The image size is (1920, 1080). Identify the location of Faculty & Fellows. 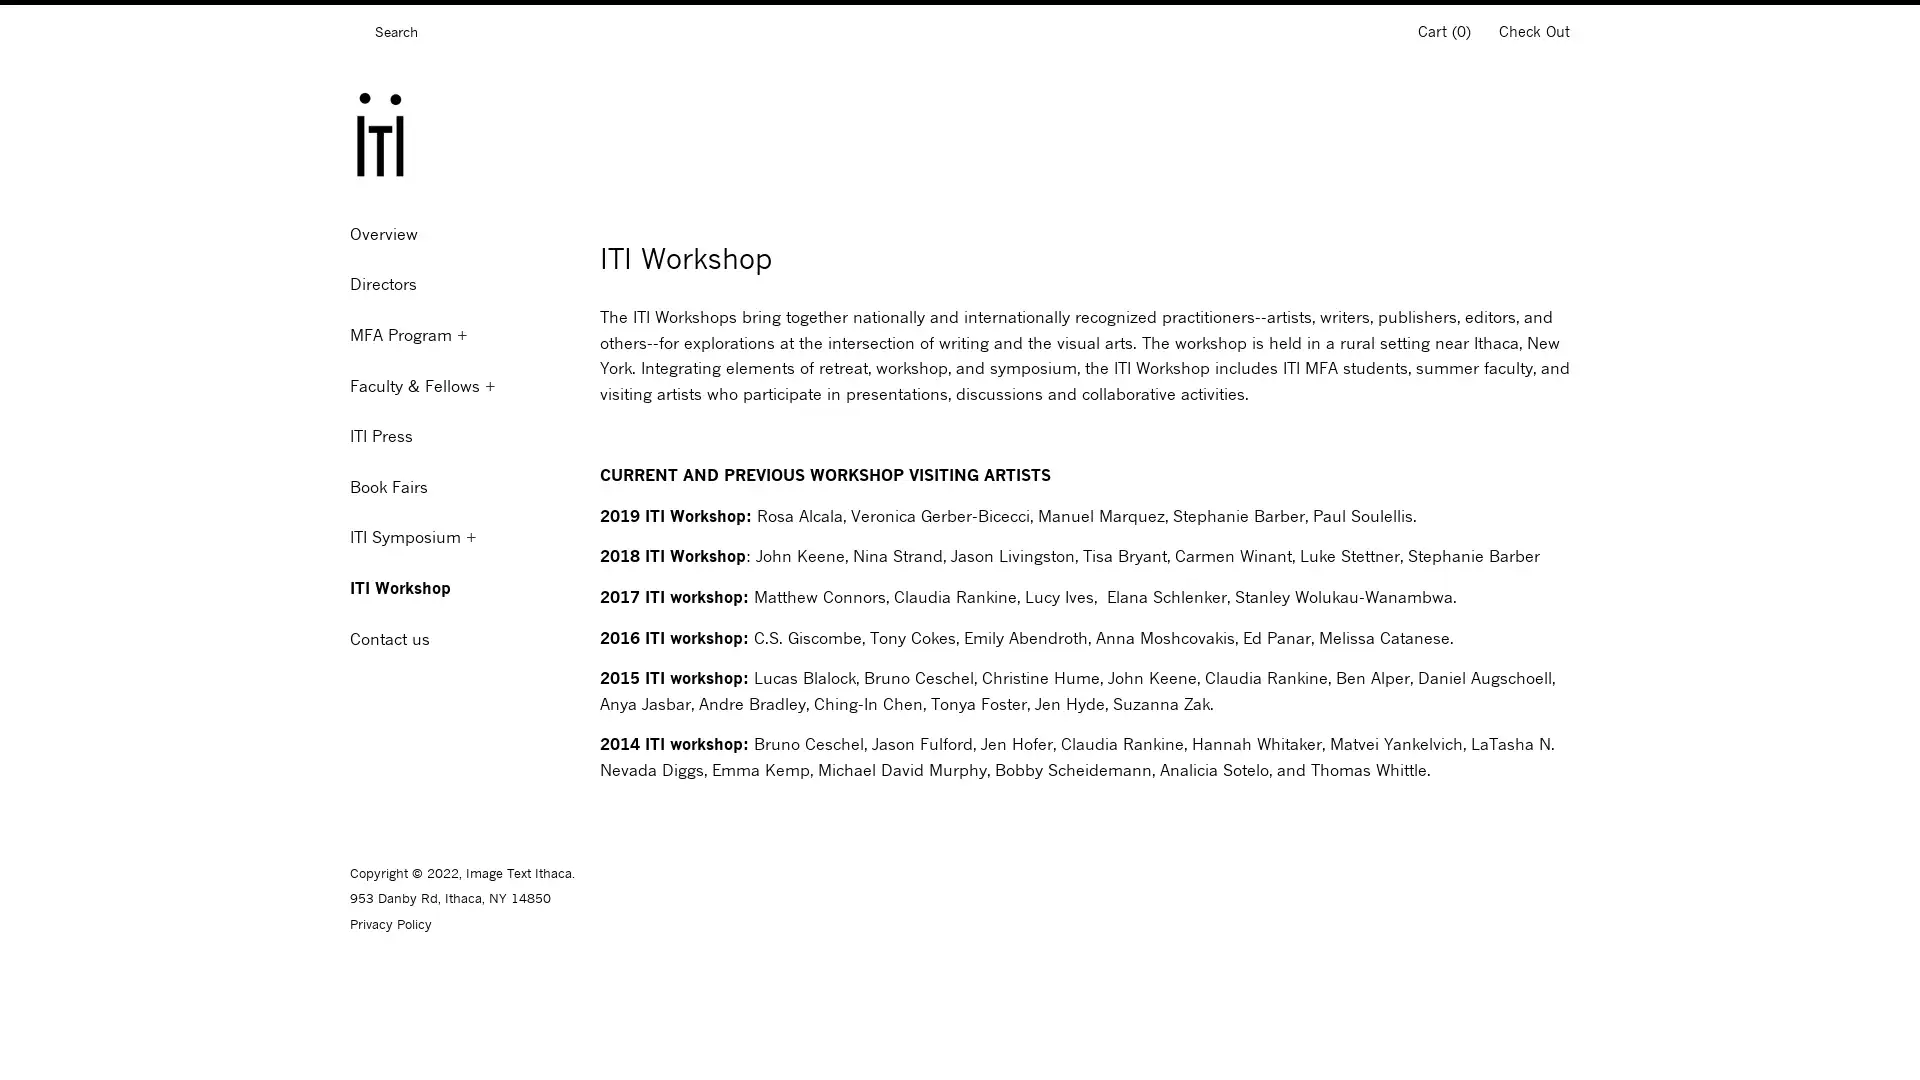
(459, 385).